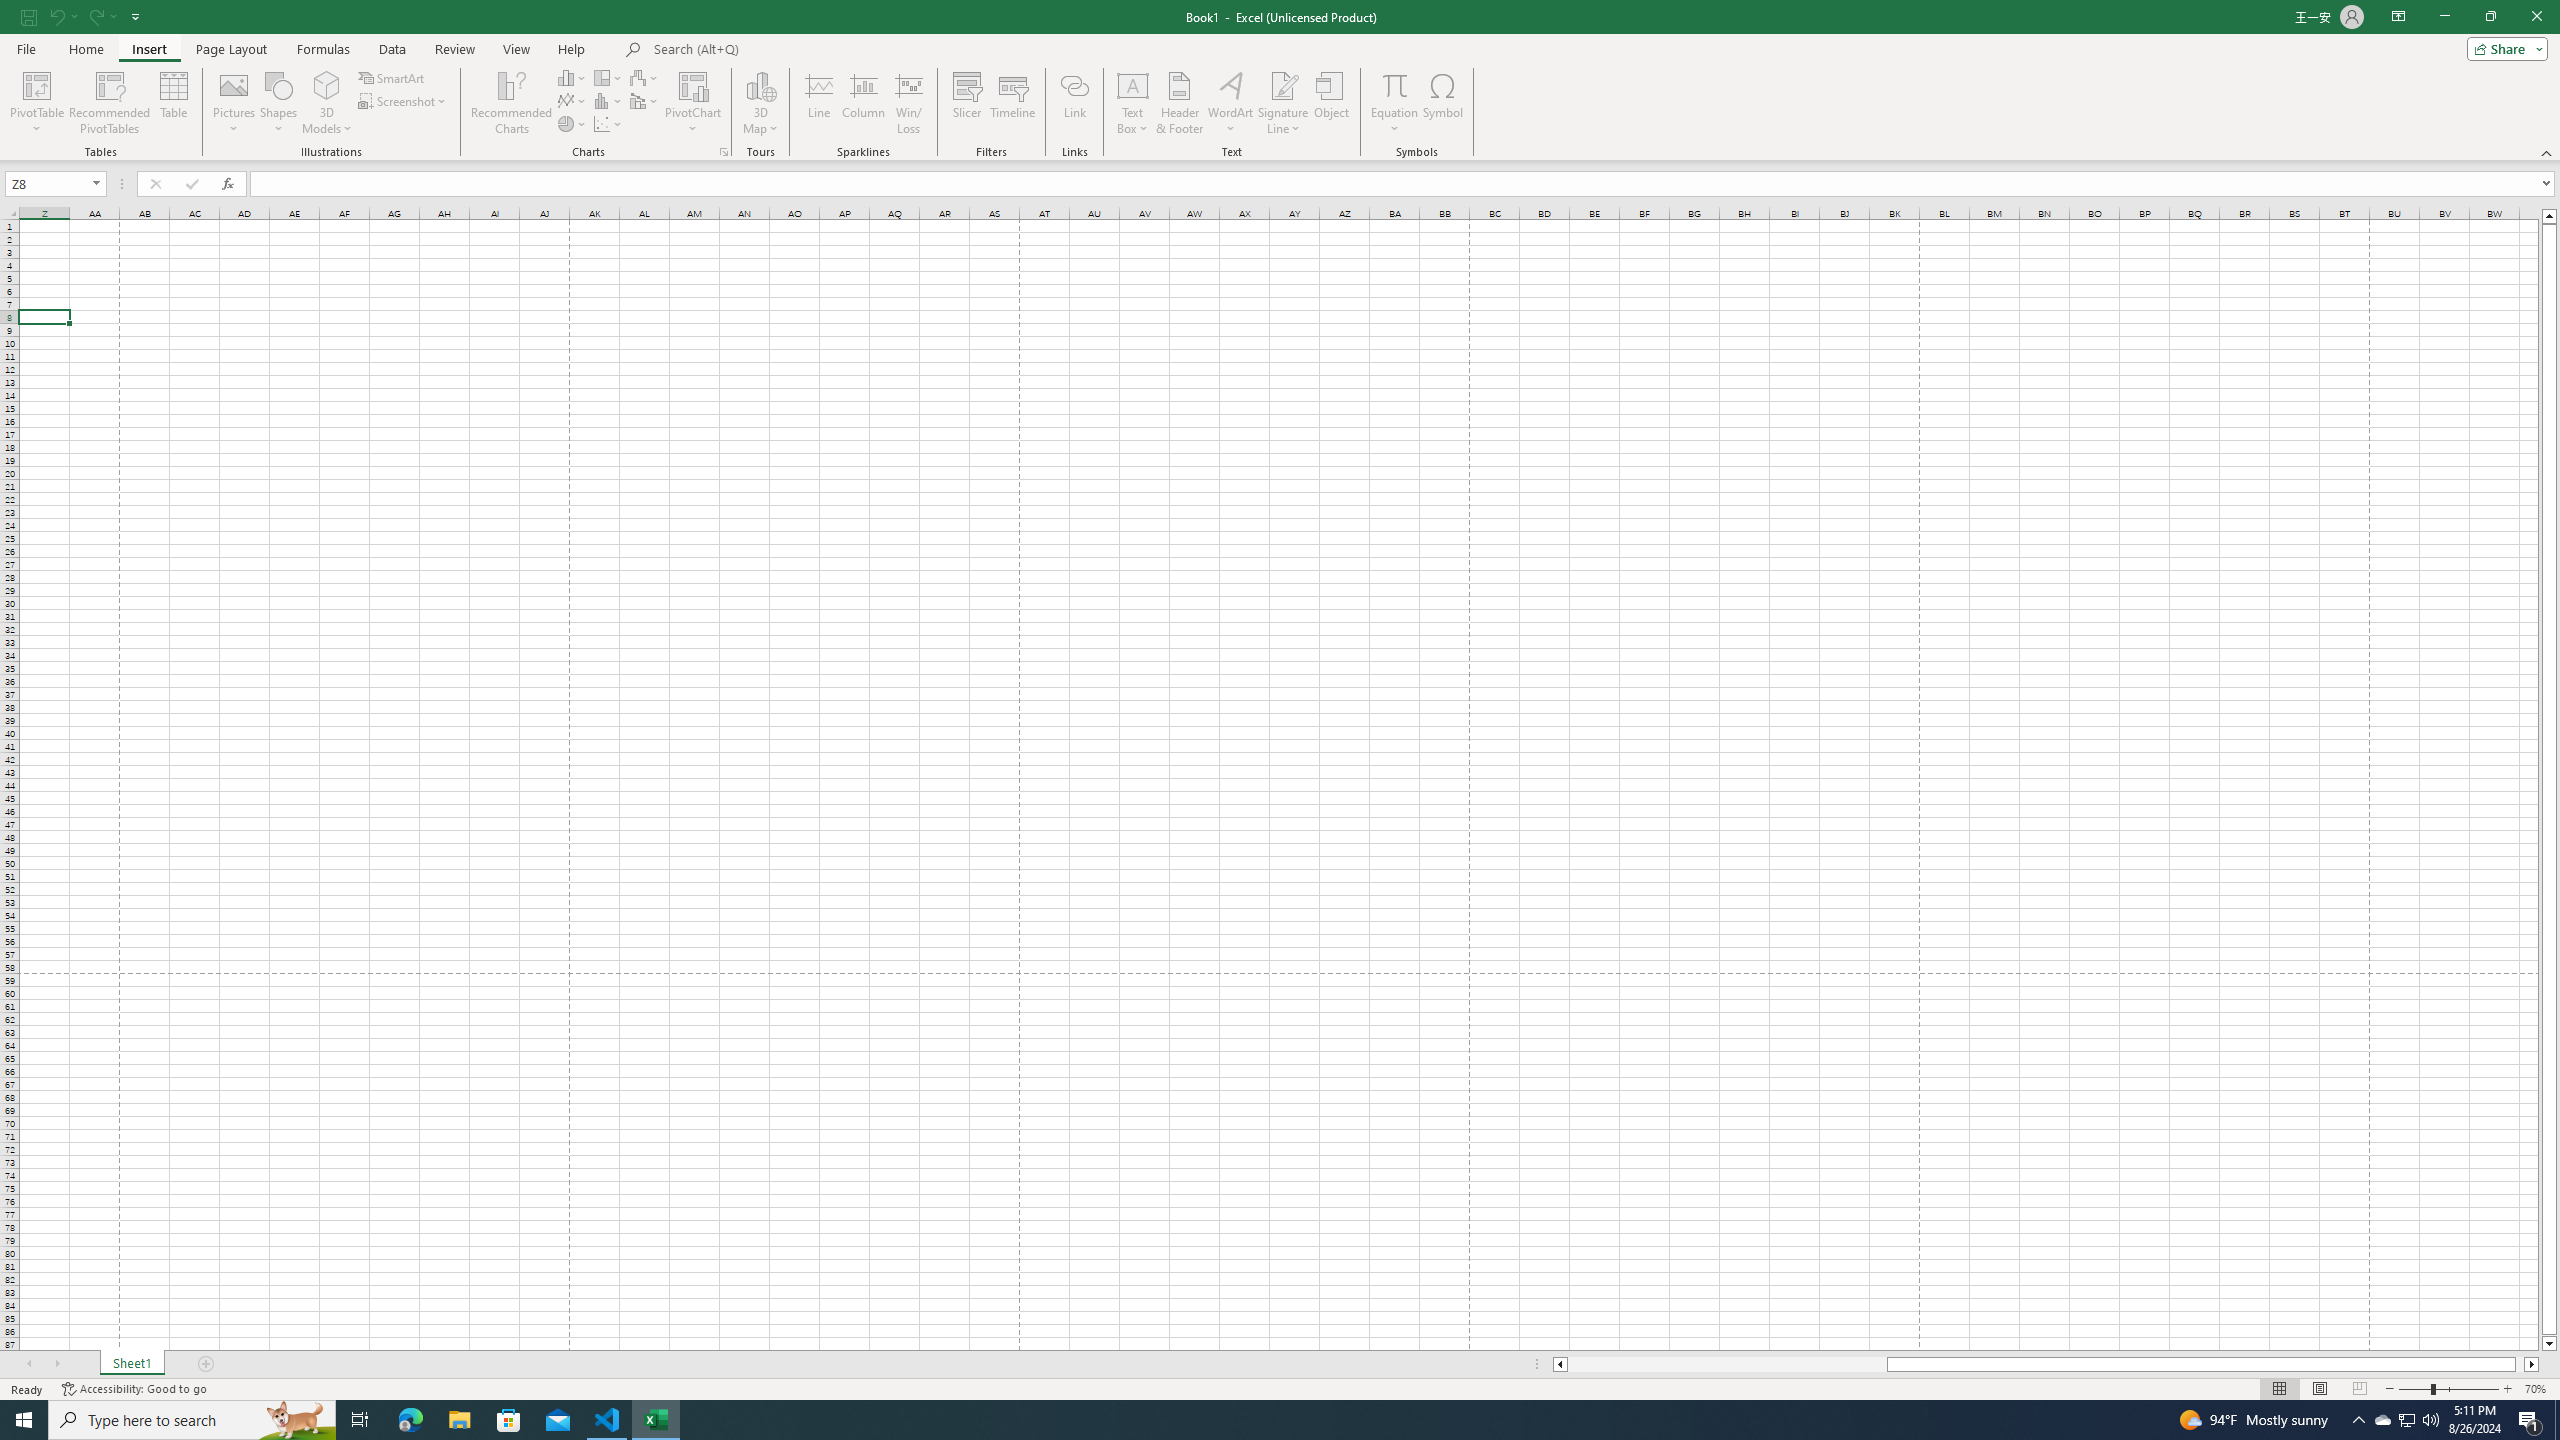 The height and width of the screenshot is (1440, 2560). Describe the element at coordinates (326, 84) in the screenshot. I see `'3D Models'` at that location.